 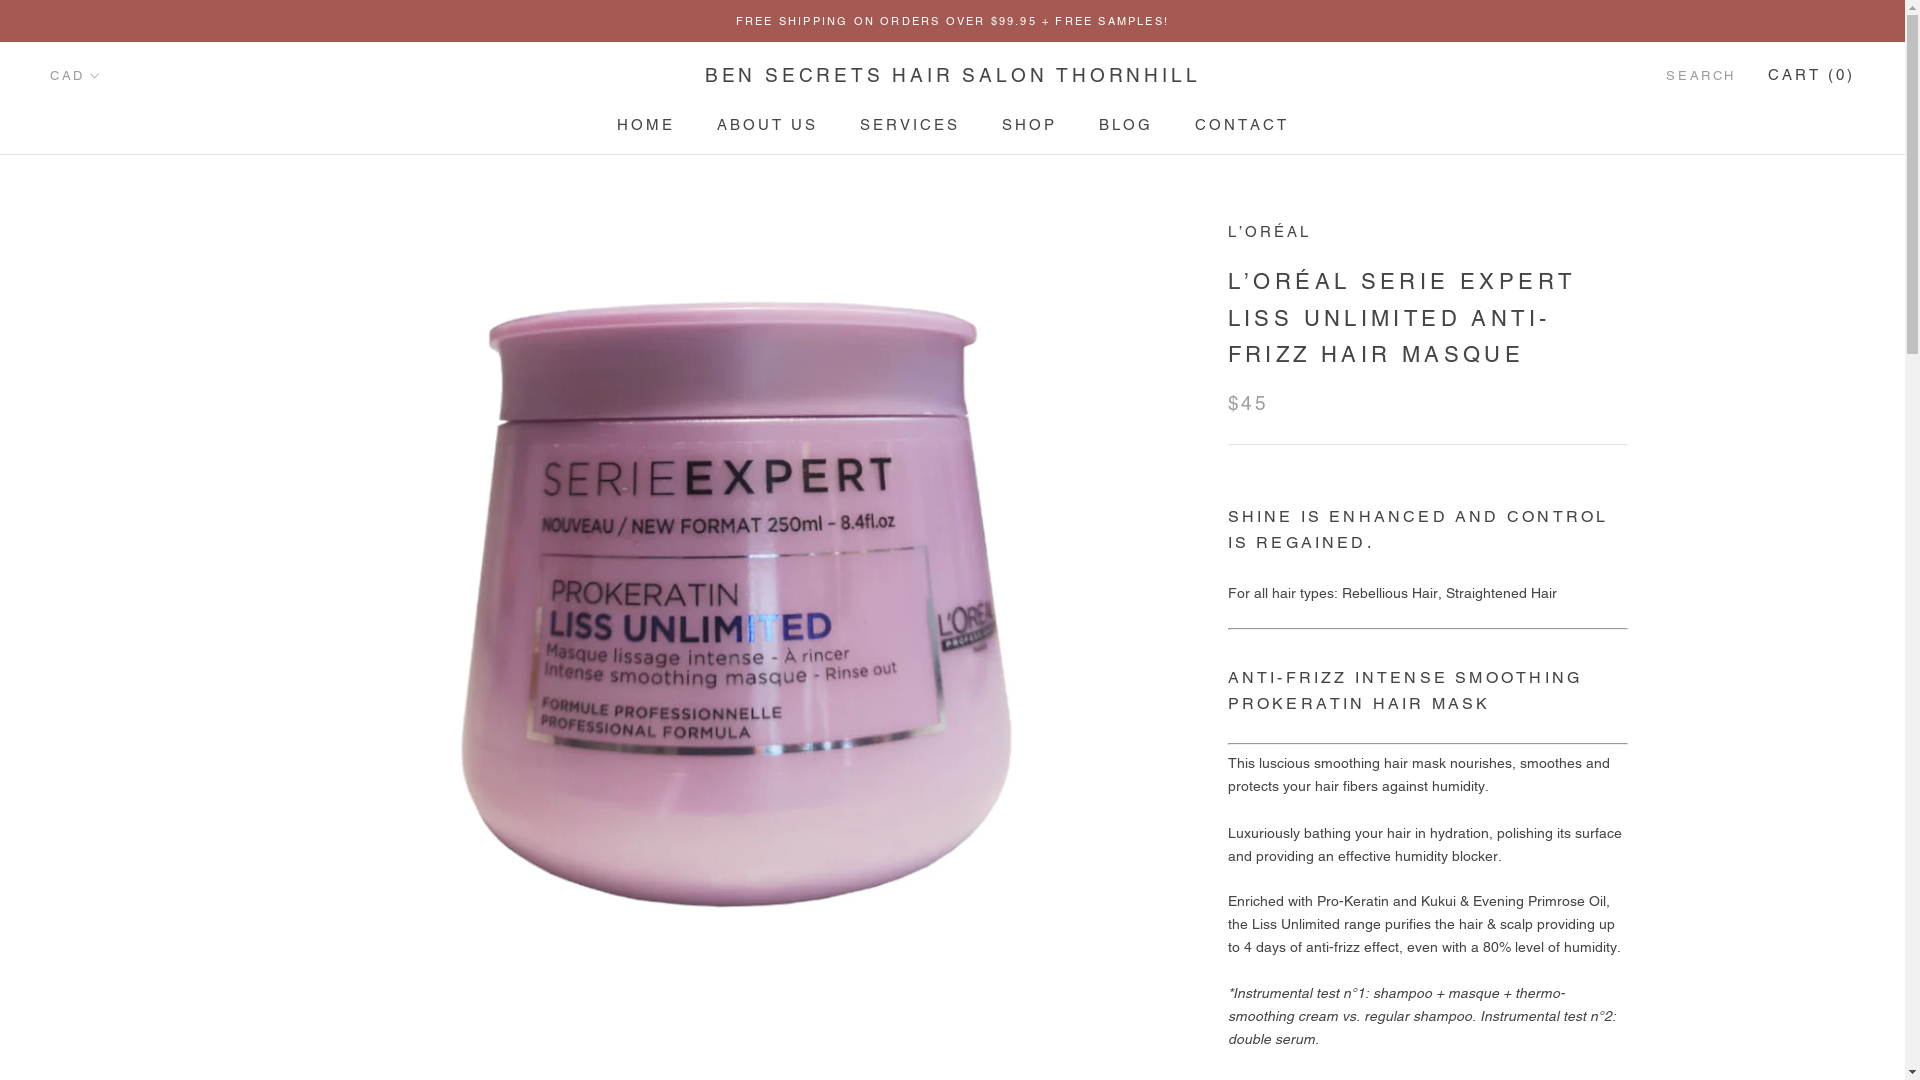 I want to click on 'HOME, so click(x=644, y=124).